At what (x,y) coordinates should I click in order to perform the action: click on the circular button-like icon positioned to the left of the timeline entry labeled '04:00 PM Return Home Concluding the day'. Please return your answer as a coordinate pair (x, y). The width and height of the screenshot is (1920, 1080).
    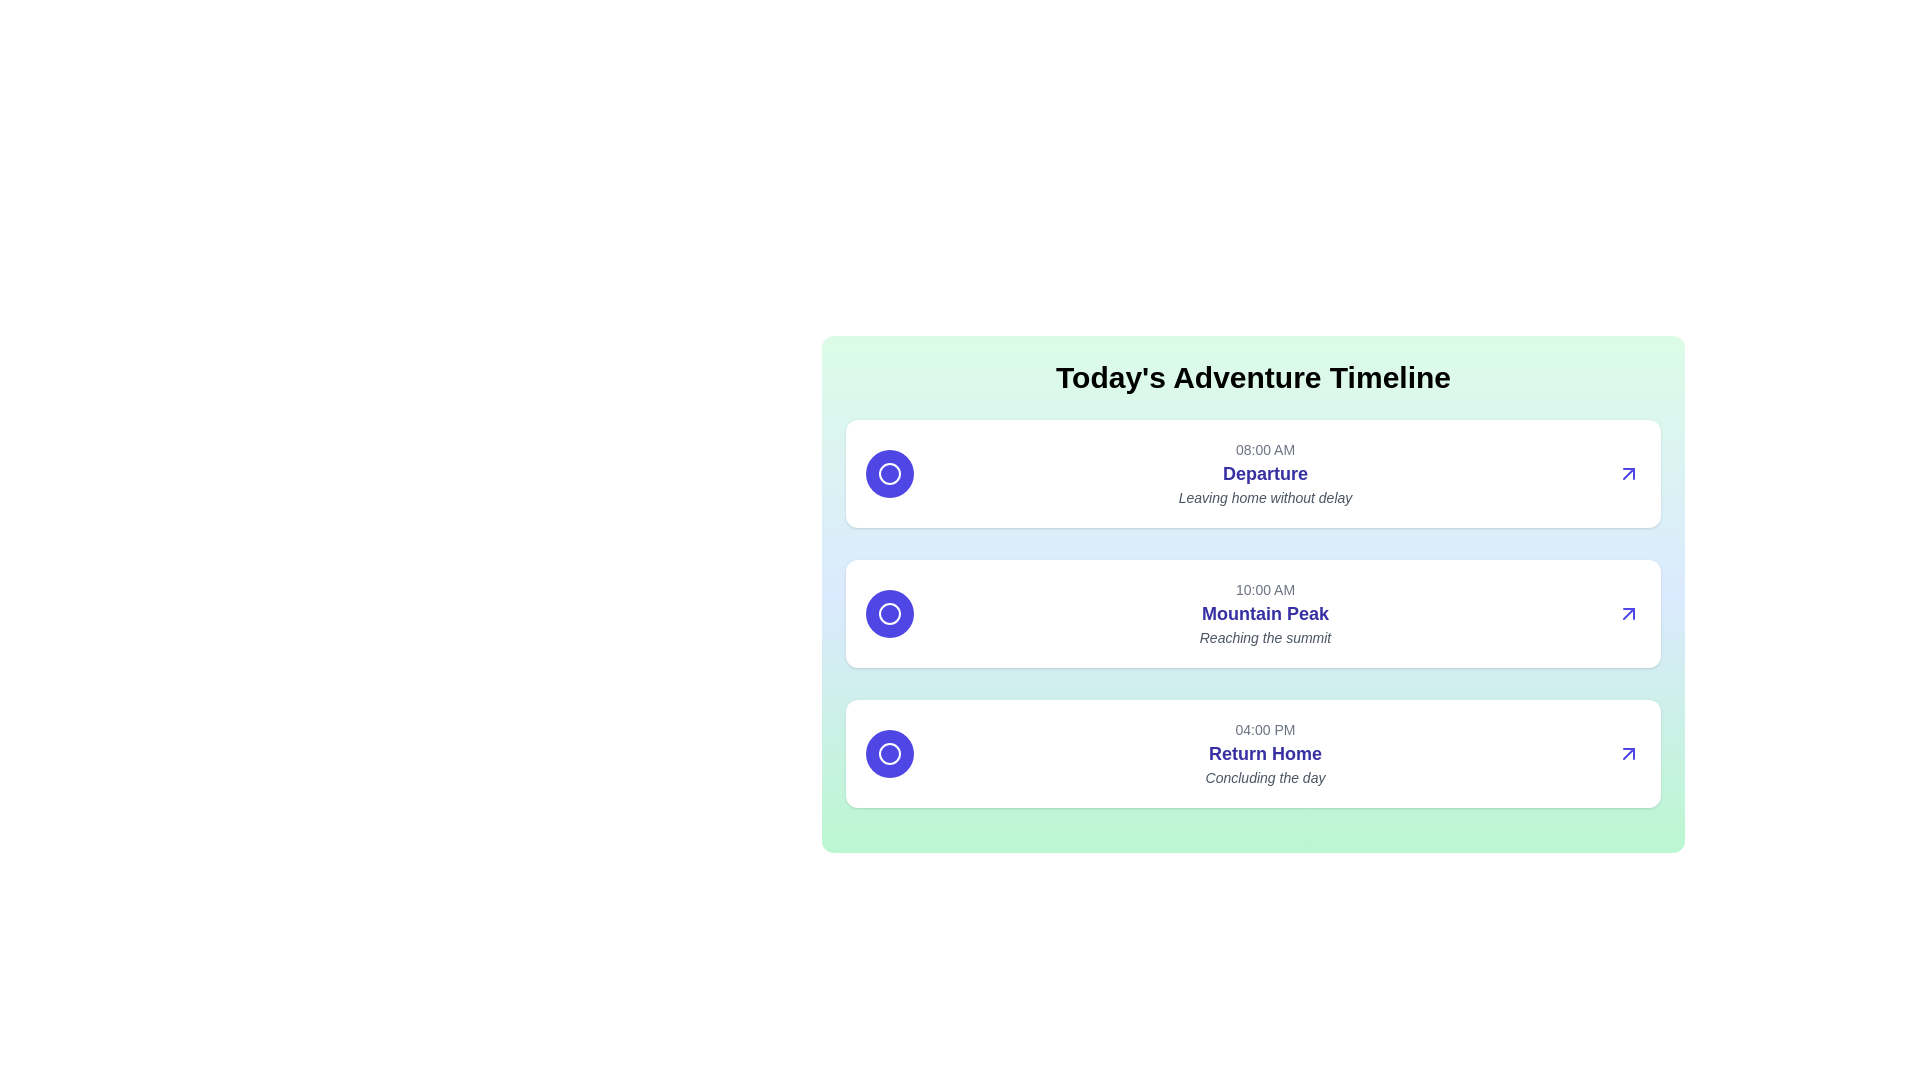
    Looking at the image, I should click on (888, 753).